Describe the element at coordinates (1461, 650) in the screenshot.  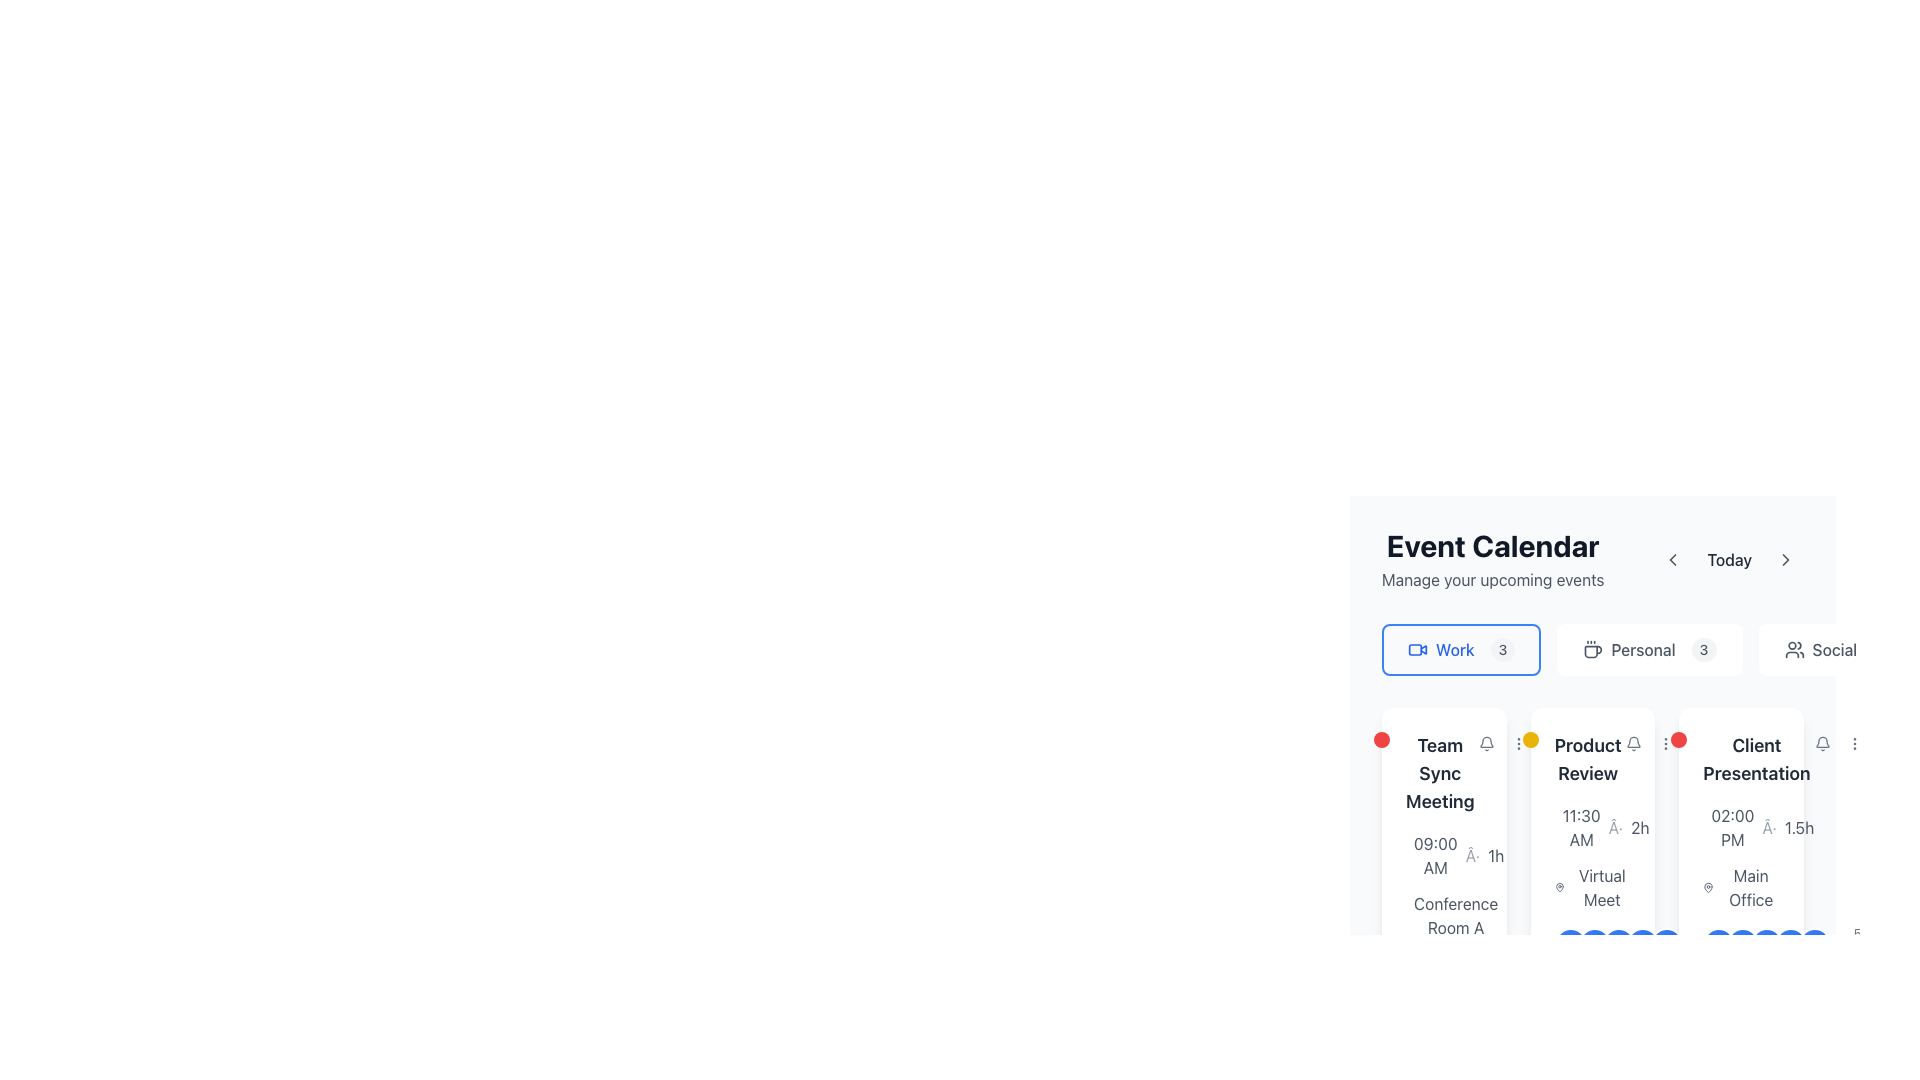
I see `the 'Work' category filter button located at the top of the interface near the 'Event Calendar' header` at that location.